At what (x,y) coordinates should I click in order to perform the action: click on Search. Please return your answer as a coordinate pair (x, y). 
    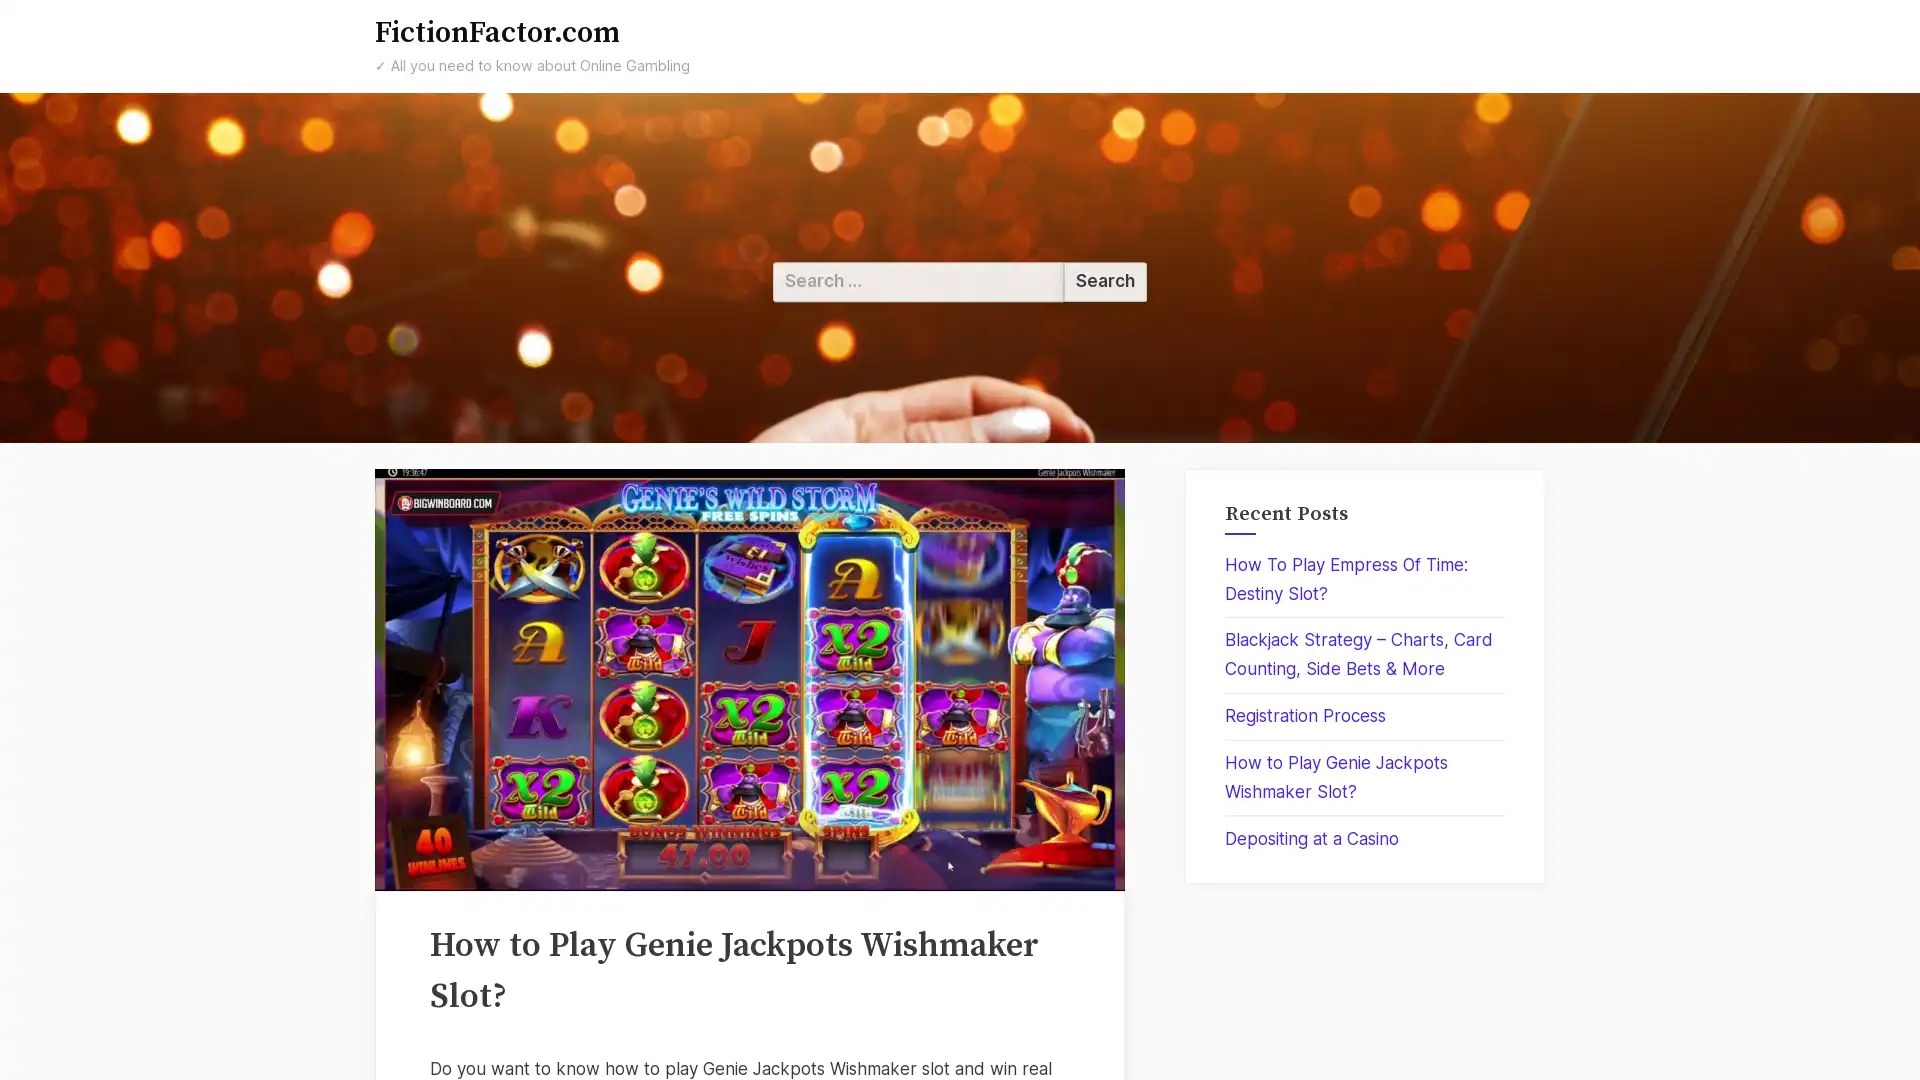
    Looking at the image, I should click on (1104, 281).